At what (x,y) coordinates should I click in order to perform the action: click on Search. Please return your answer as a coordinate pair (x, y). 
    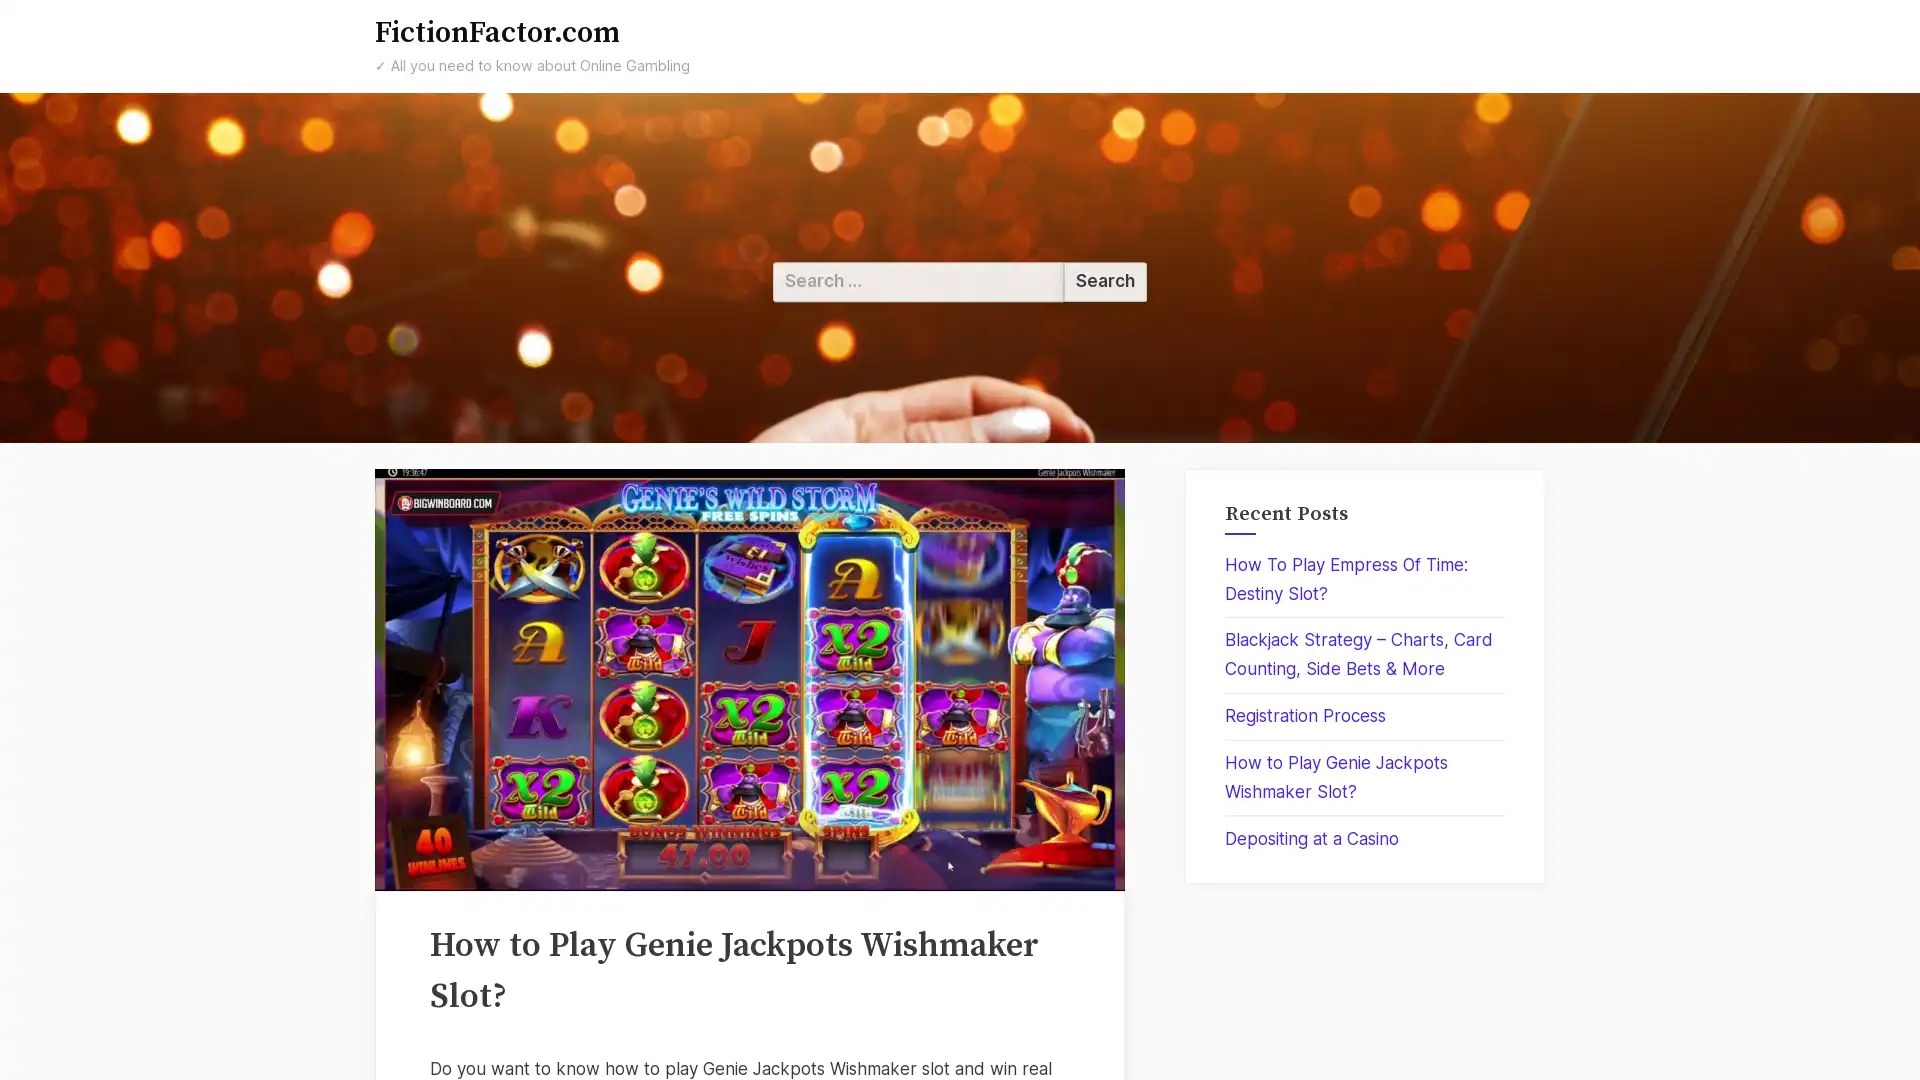
    Looking at the image, I should click on (1104, 281).